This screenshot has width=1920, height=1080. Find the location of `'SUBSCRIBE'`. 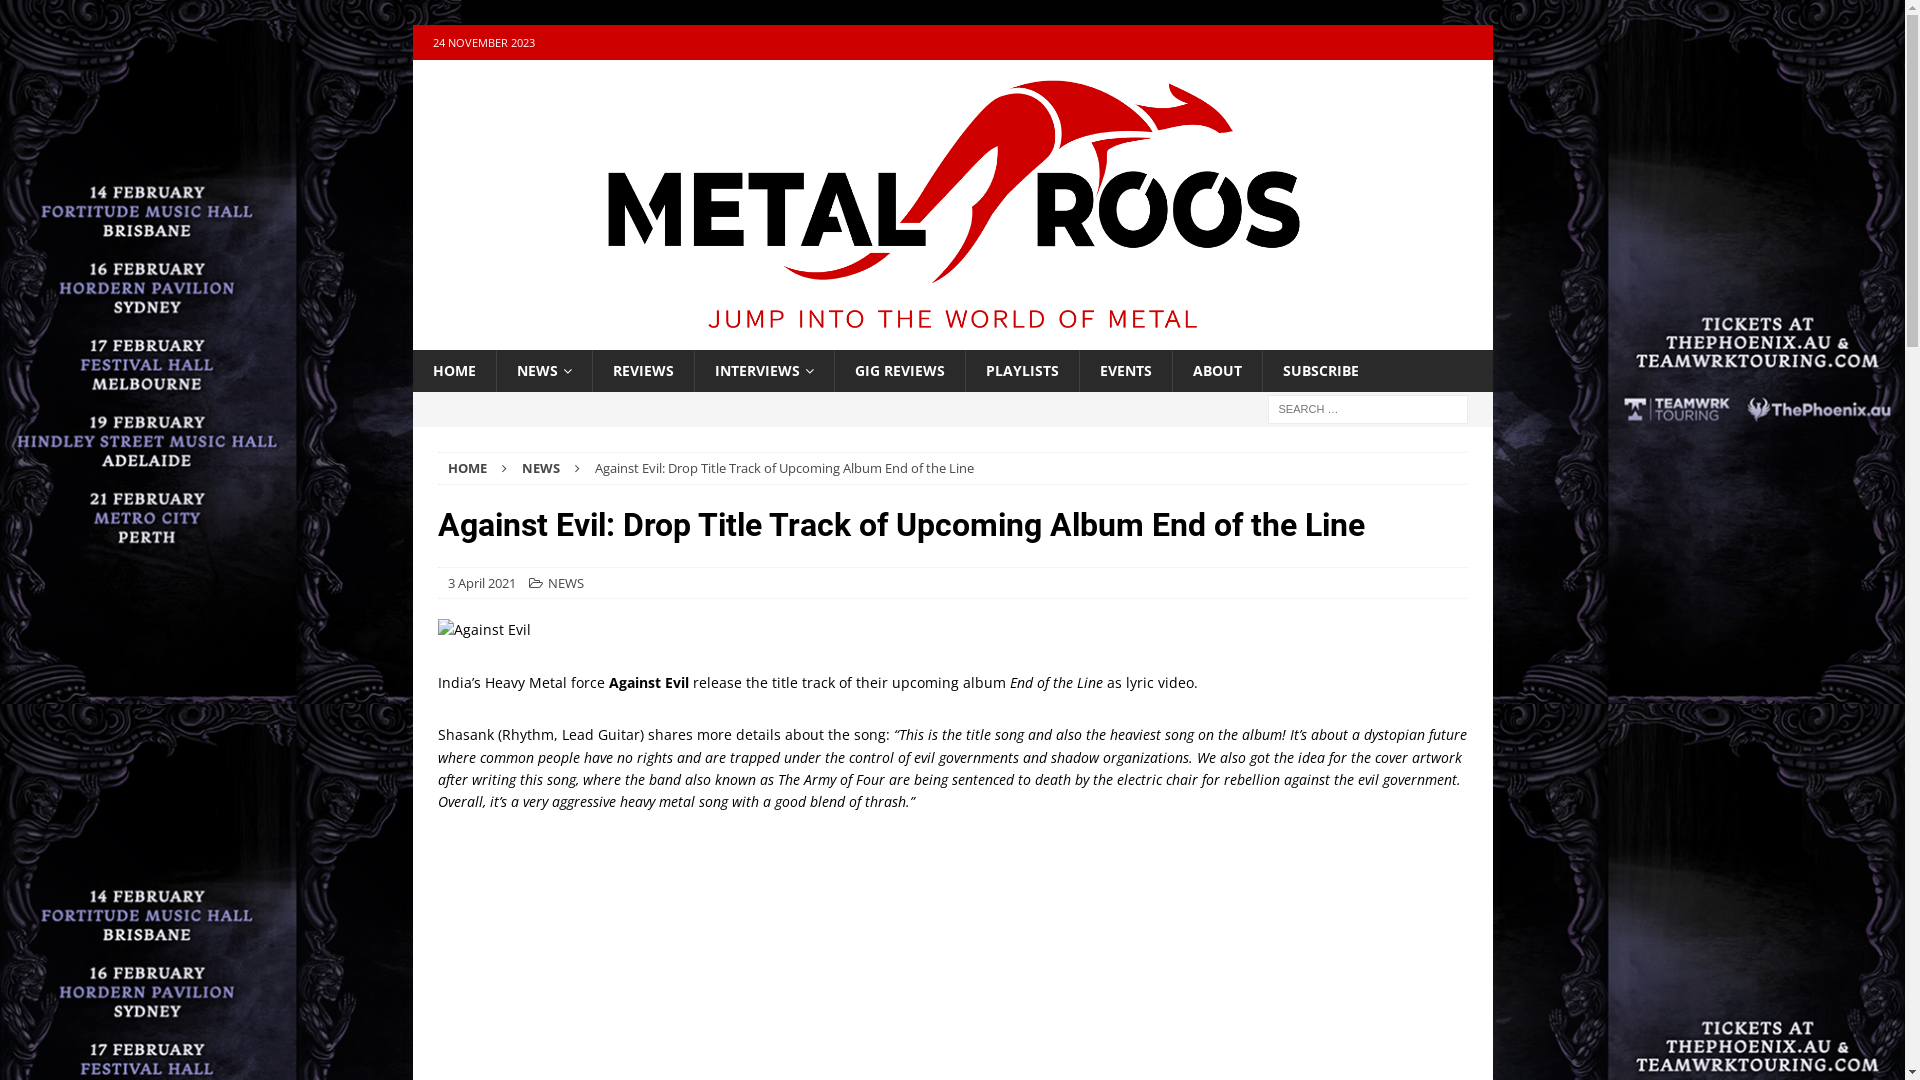

'SUBSCRIBE' is located at coordinates (1320, 370).